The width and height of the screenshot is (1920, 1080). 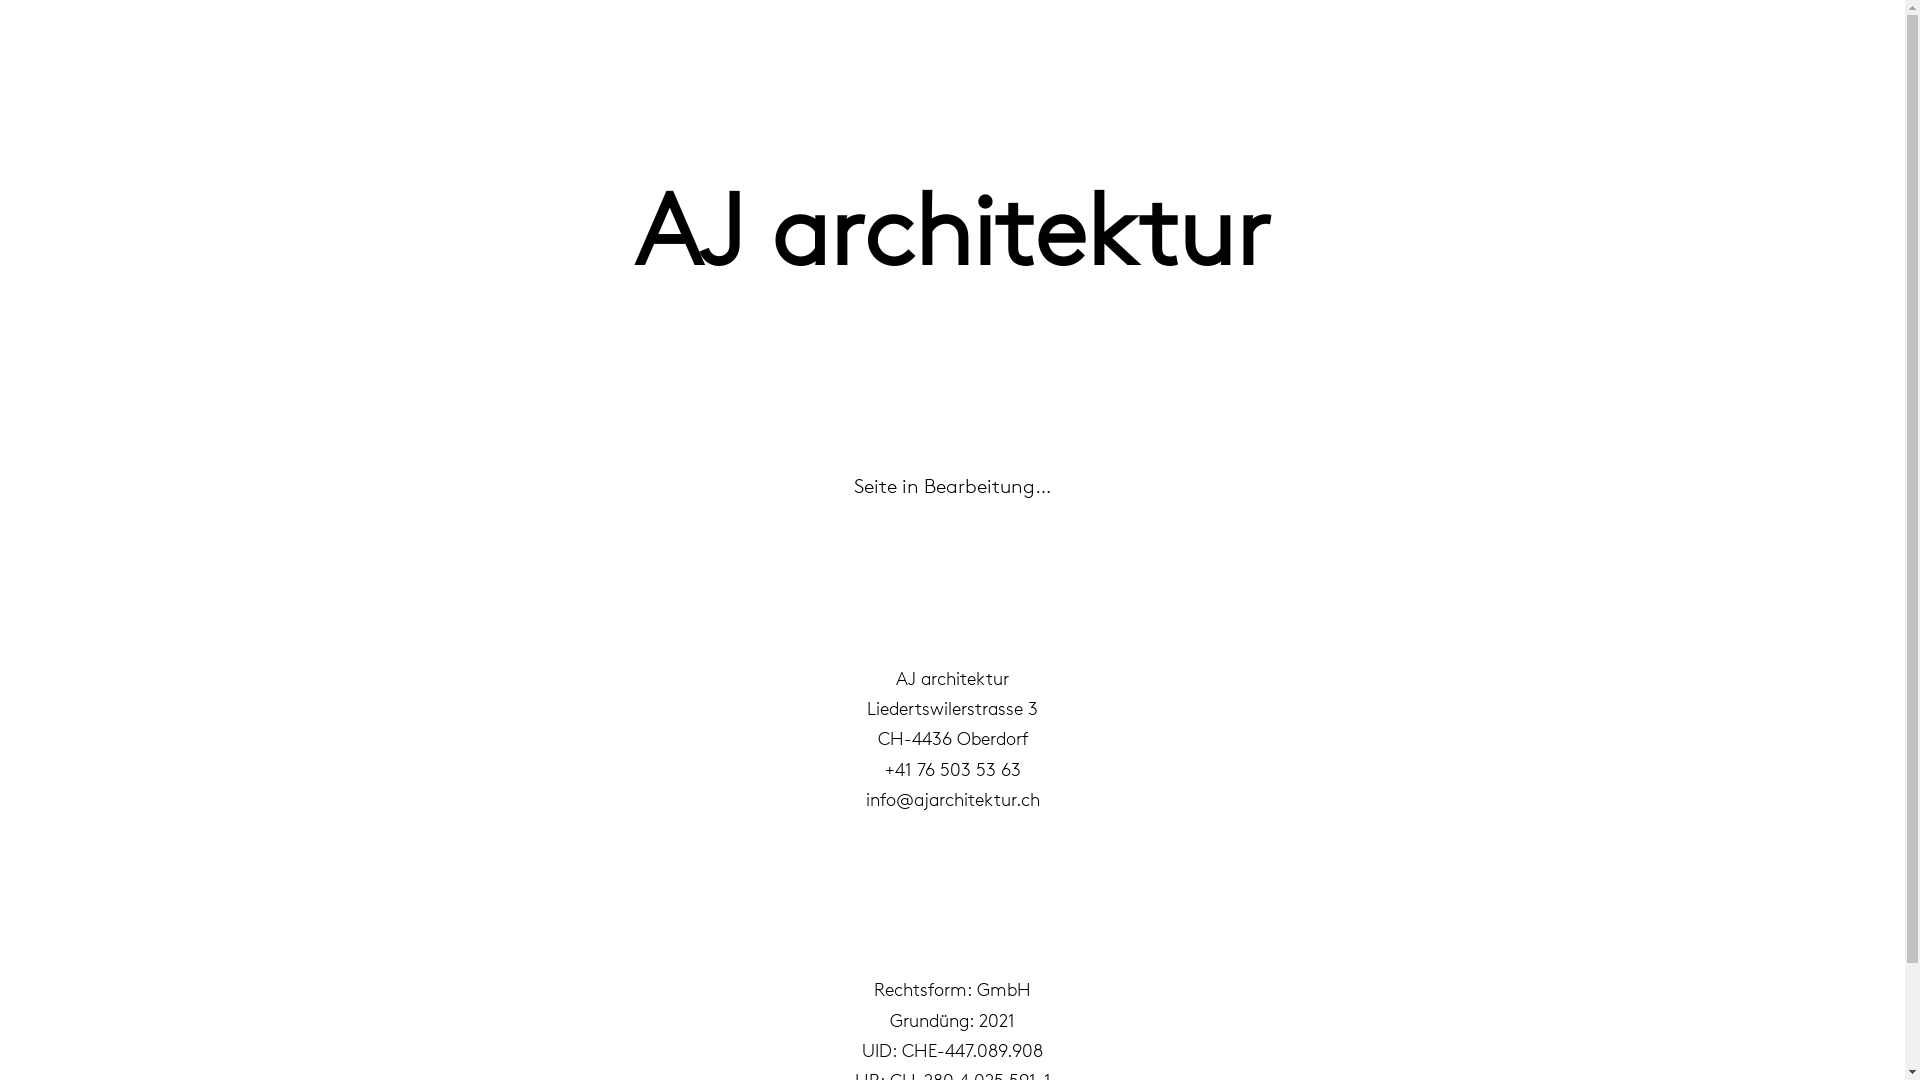 I want to click on '+41 76 503 53 63', so click(x=950, y=769).